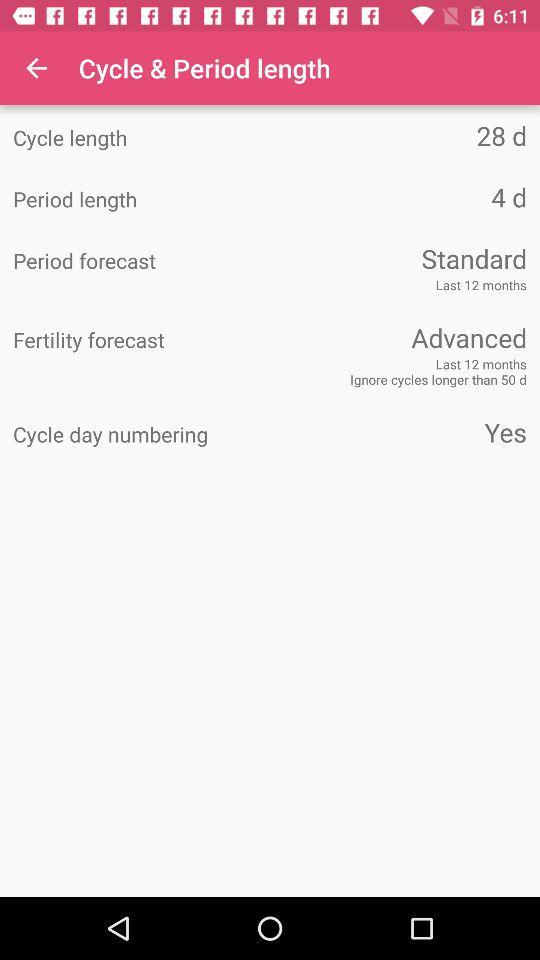 The image size is (540, 960). I want to click on the item above the last 12 months item, so click(398, 257).